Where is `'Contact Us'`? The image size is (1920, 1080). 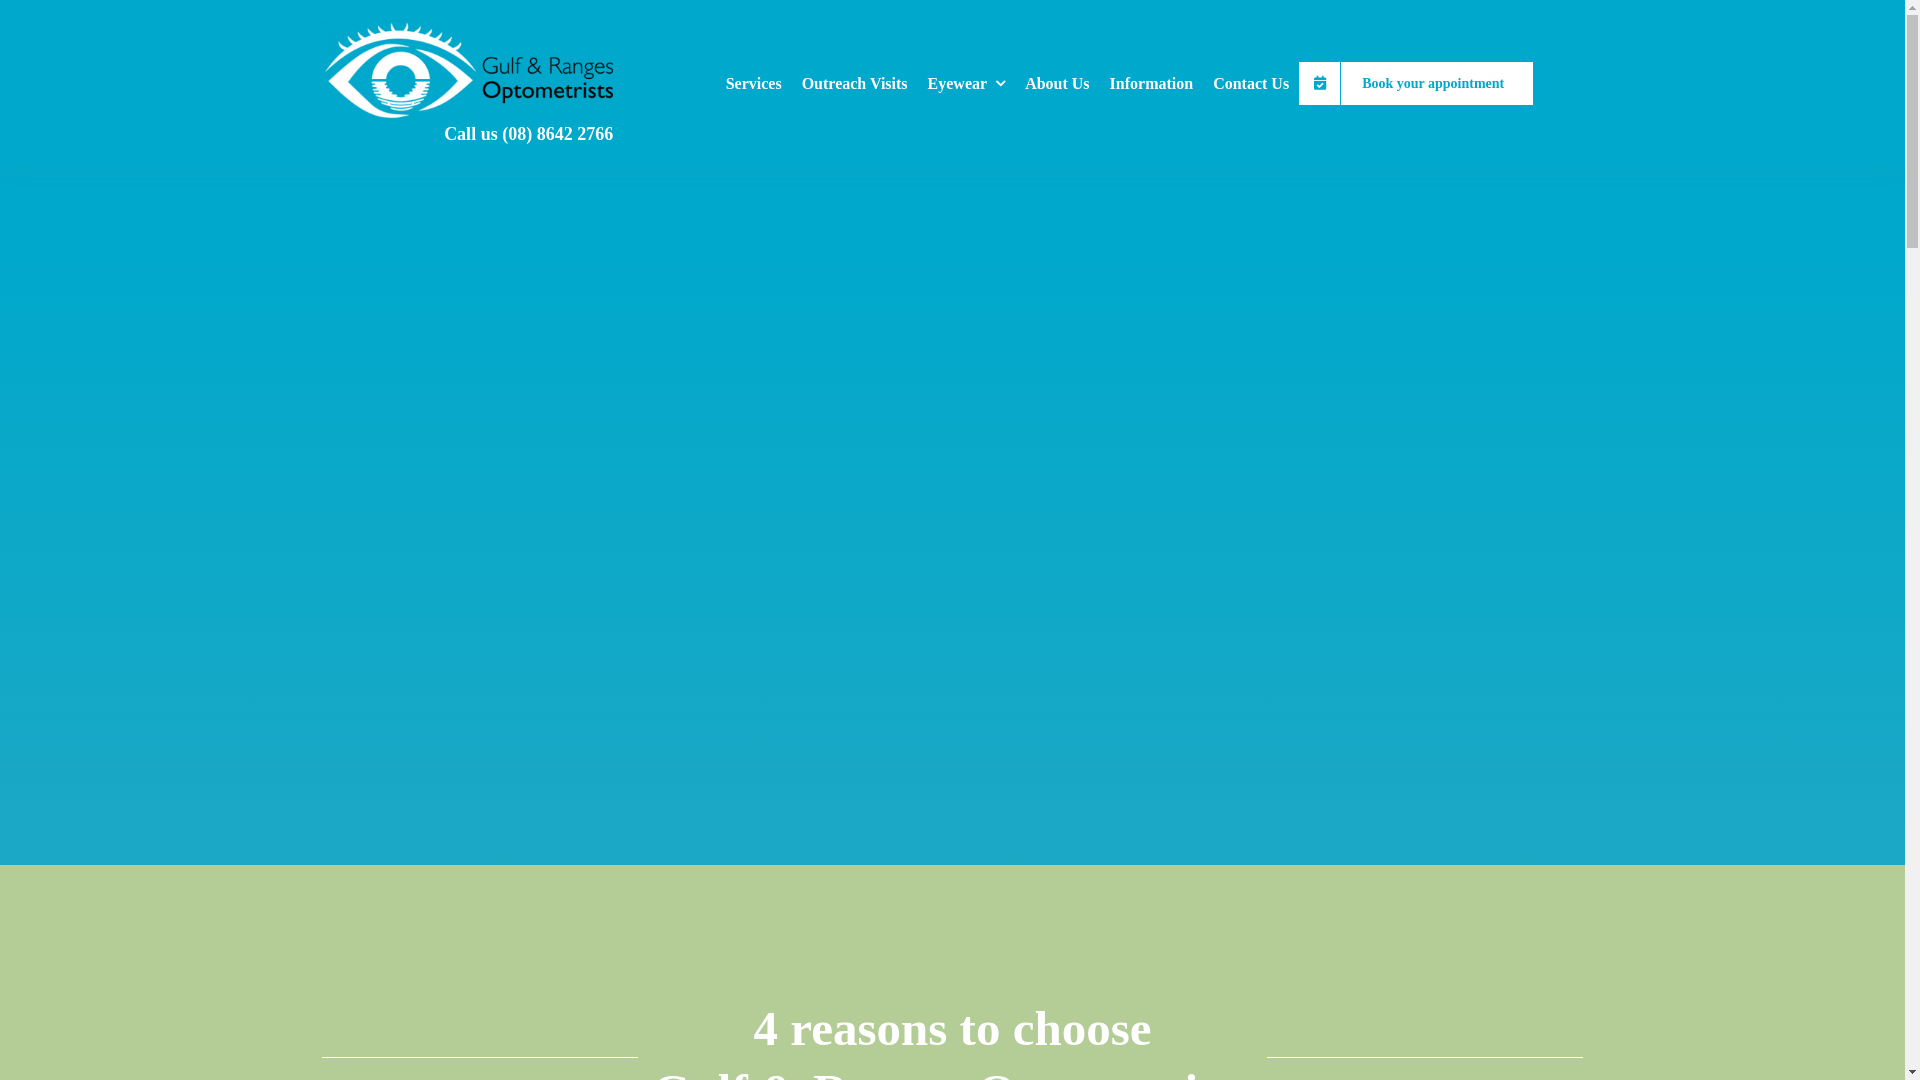 'Contact Us' is located at coordinates (1250, 82).